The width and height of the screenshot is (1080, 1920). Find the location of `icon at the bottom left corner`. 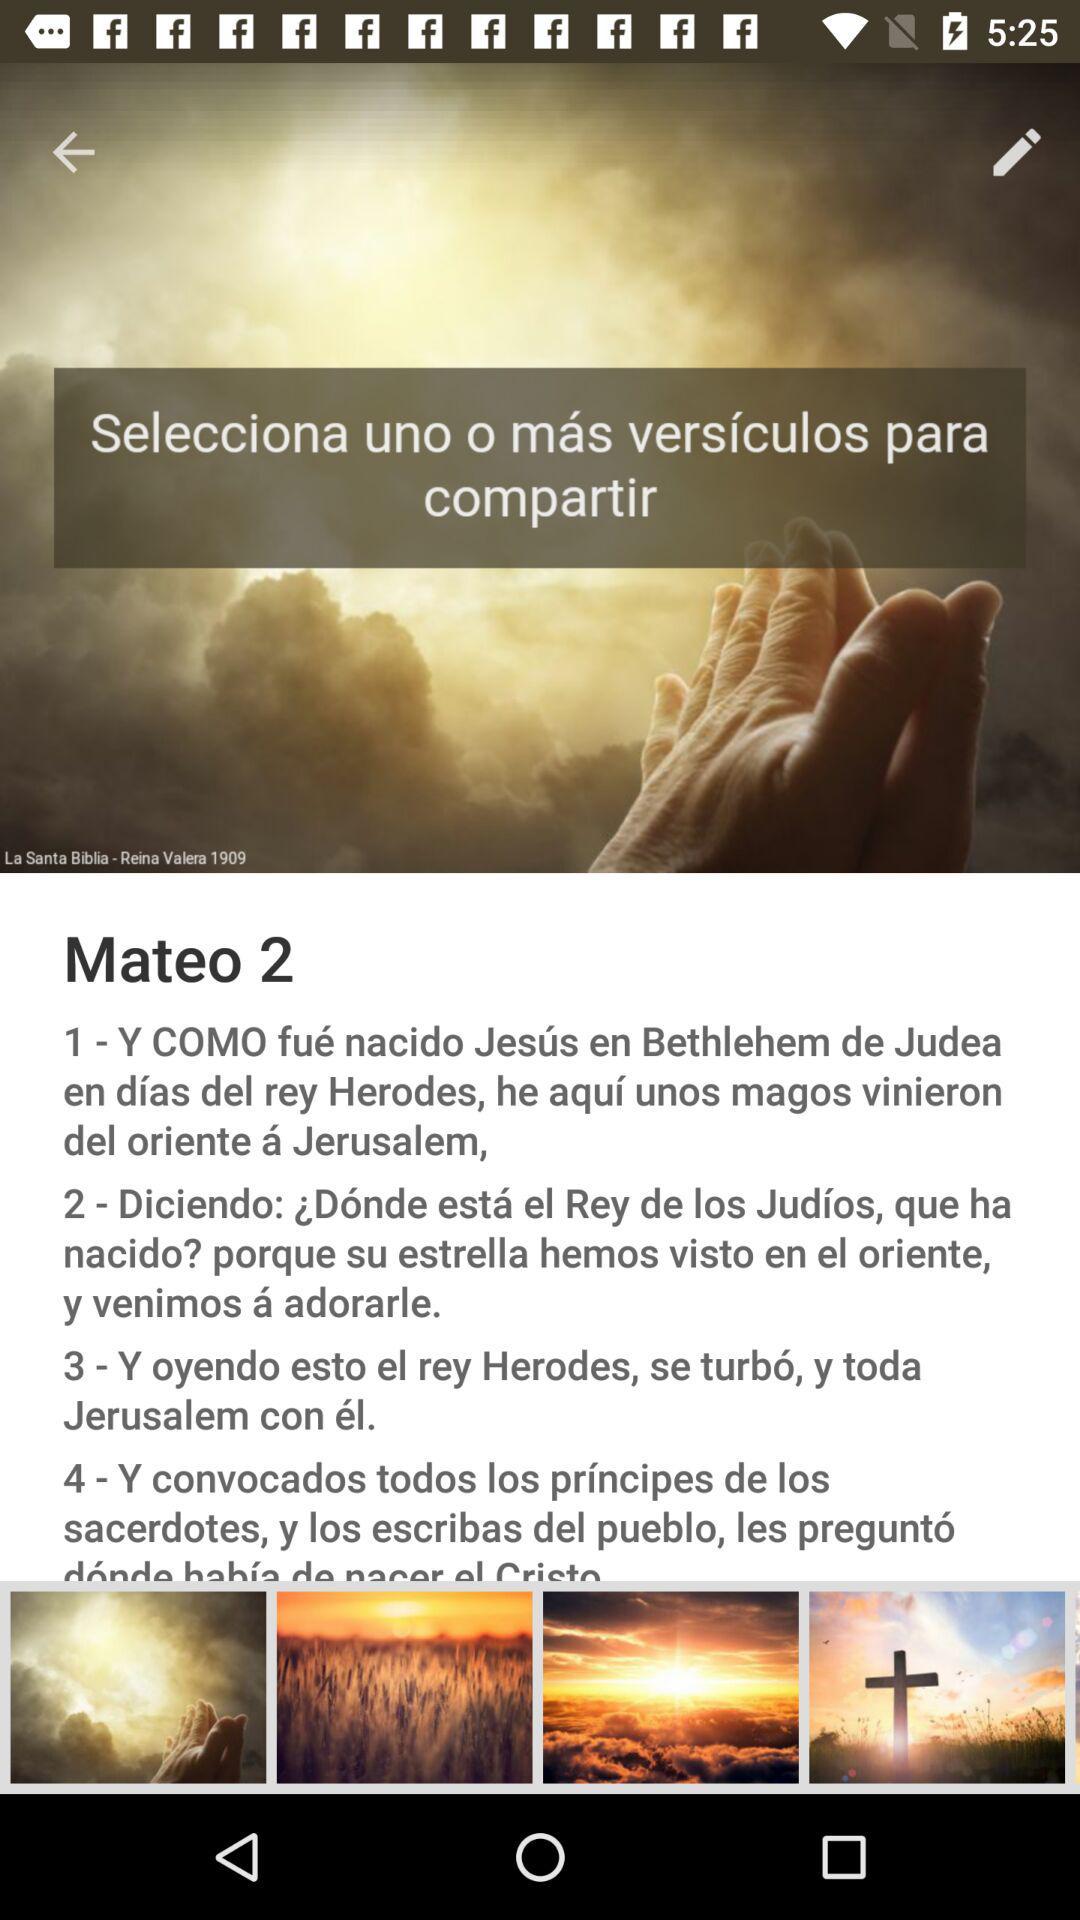

icon at the bottom left corner is located at coordinates (137, 1686).